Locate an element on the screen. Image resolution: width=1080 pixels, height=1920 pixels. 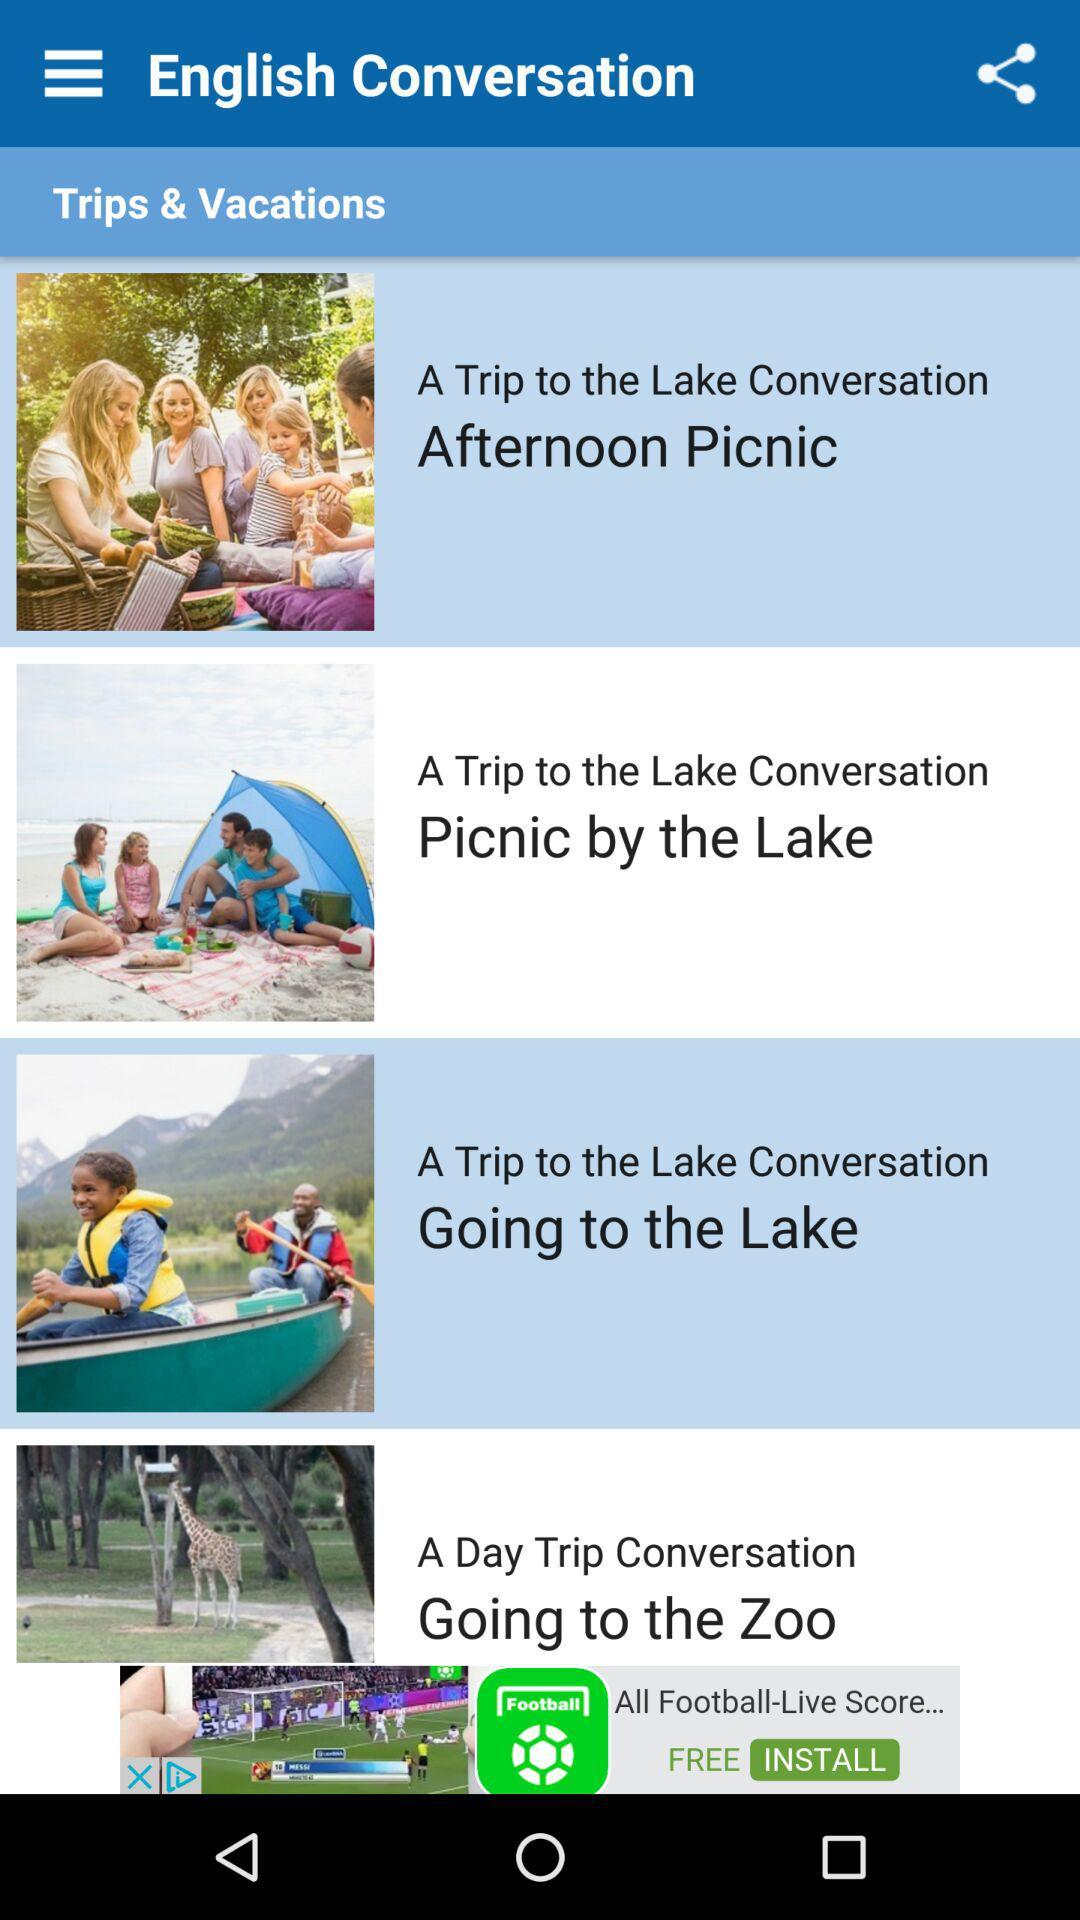
advertisement is located at coordinates (540, 1727).